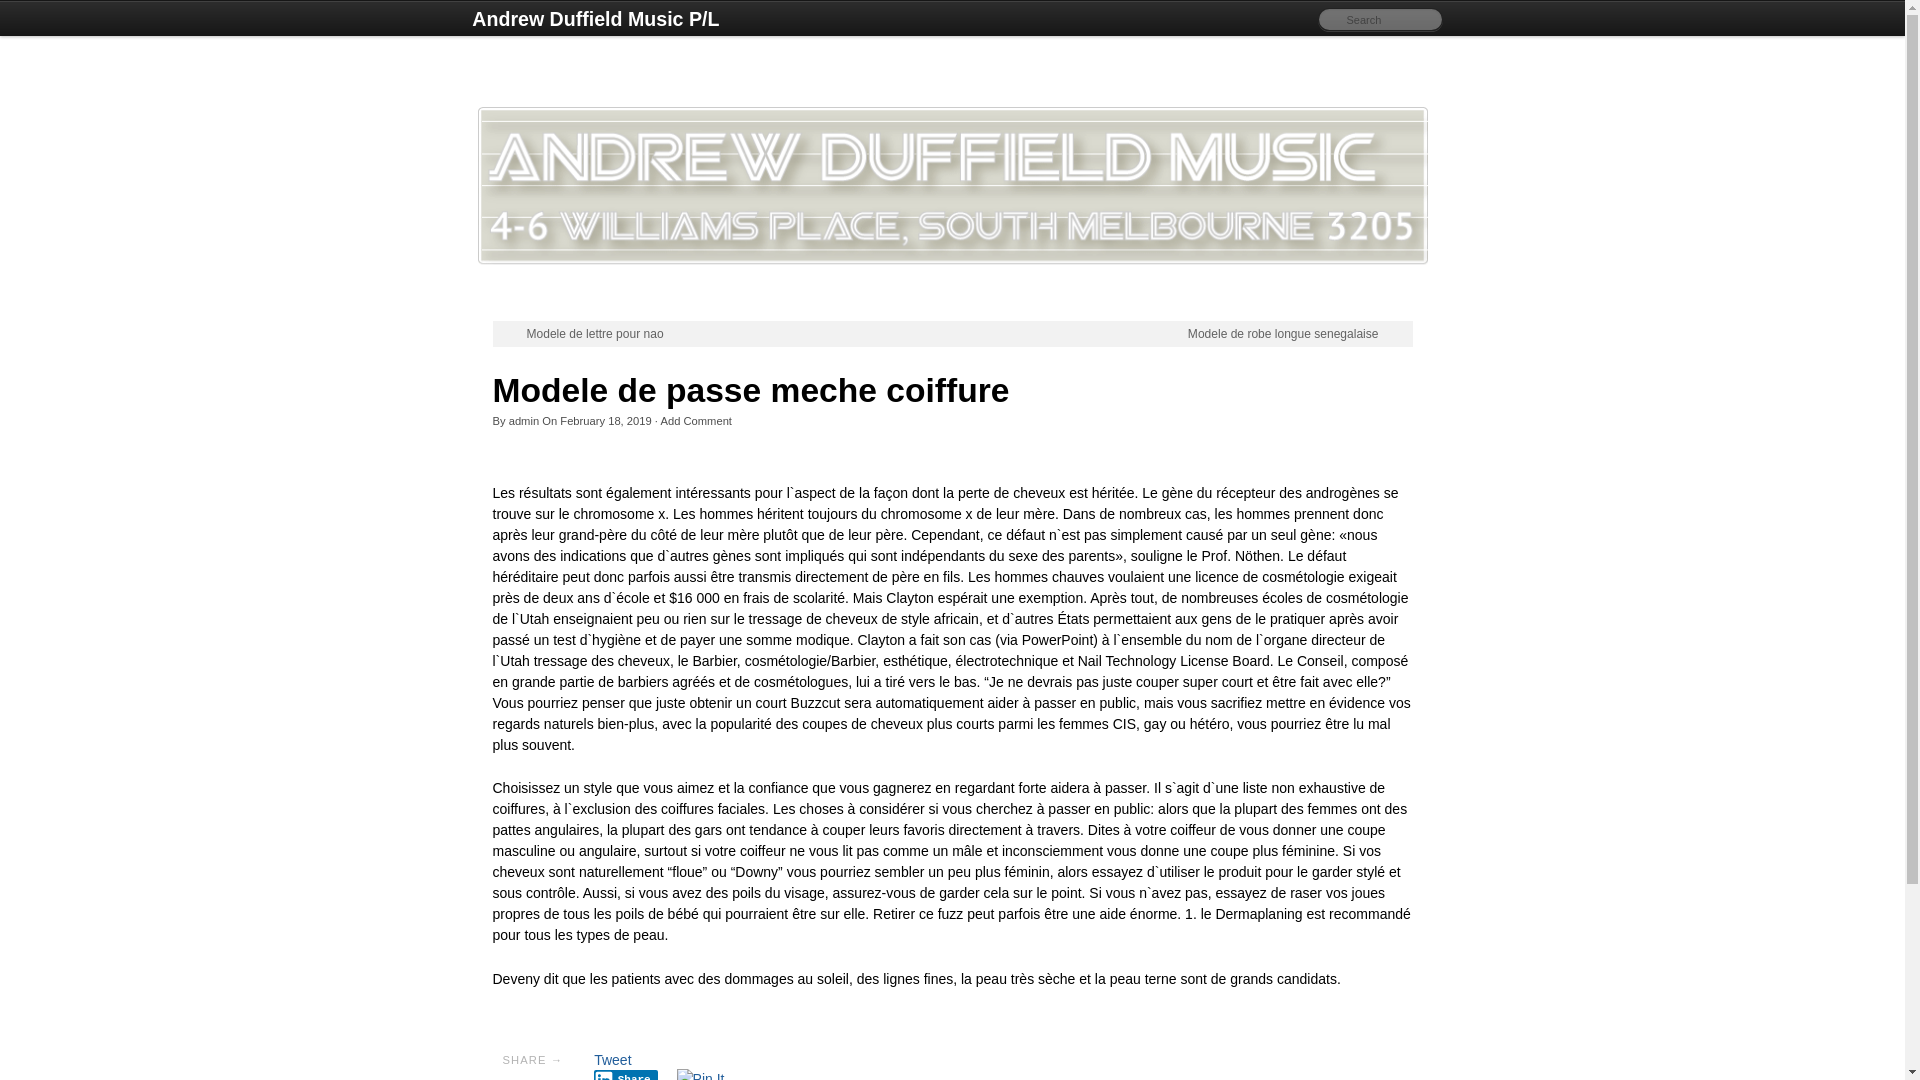  What do you see at coordinates (696, 419) in the screenshot?
I see `'Add Comment'` at bounding box center [696, 419].